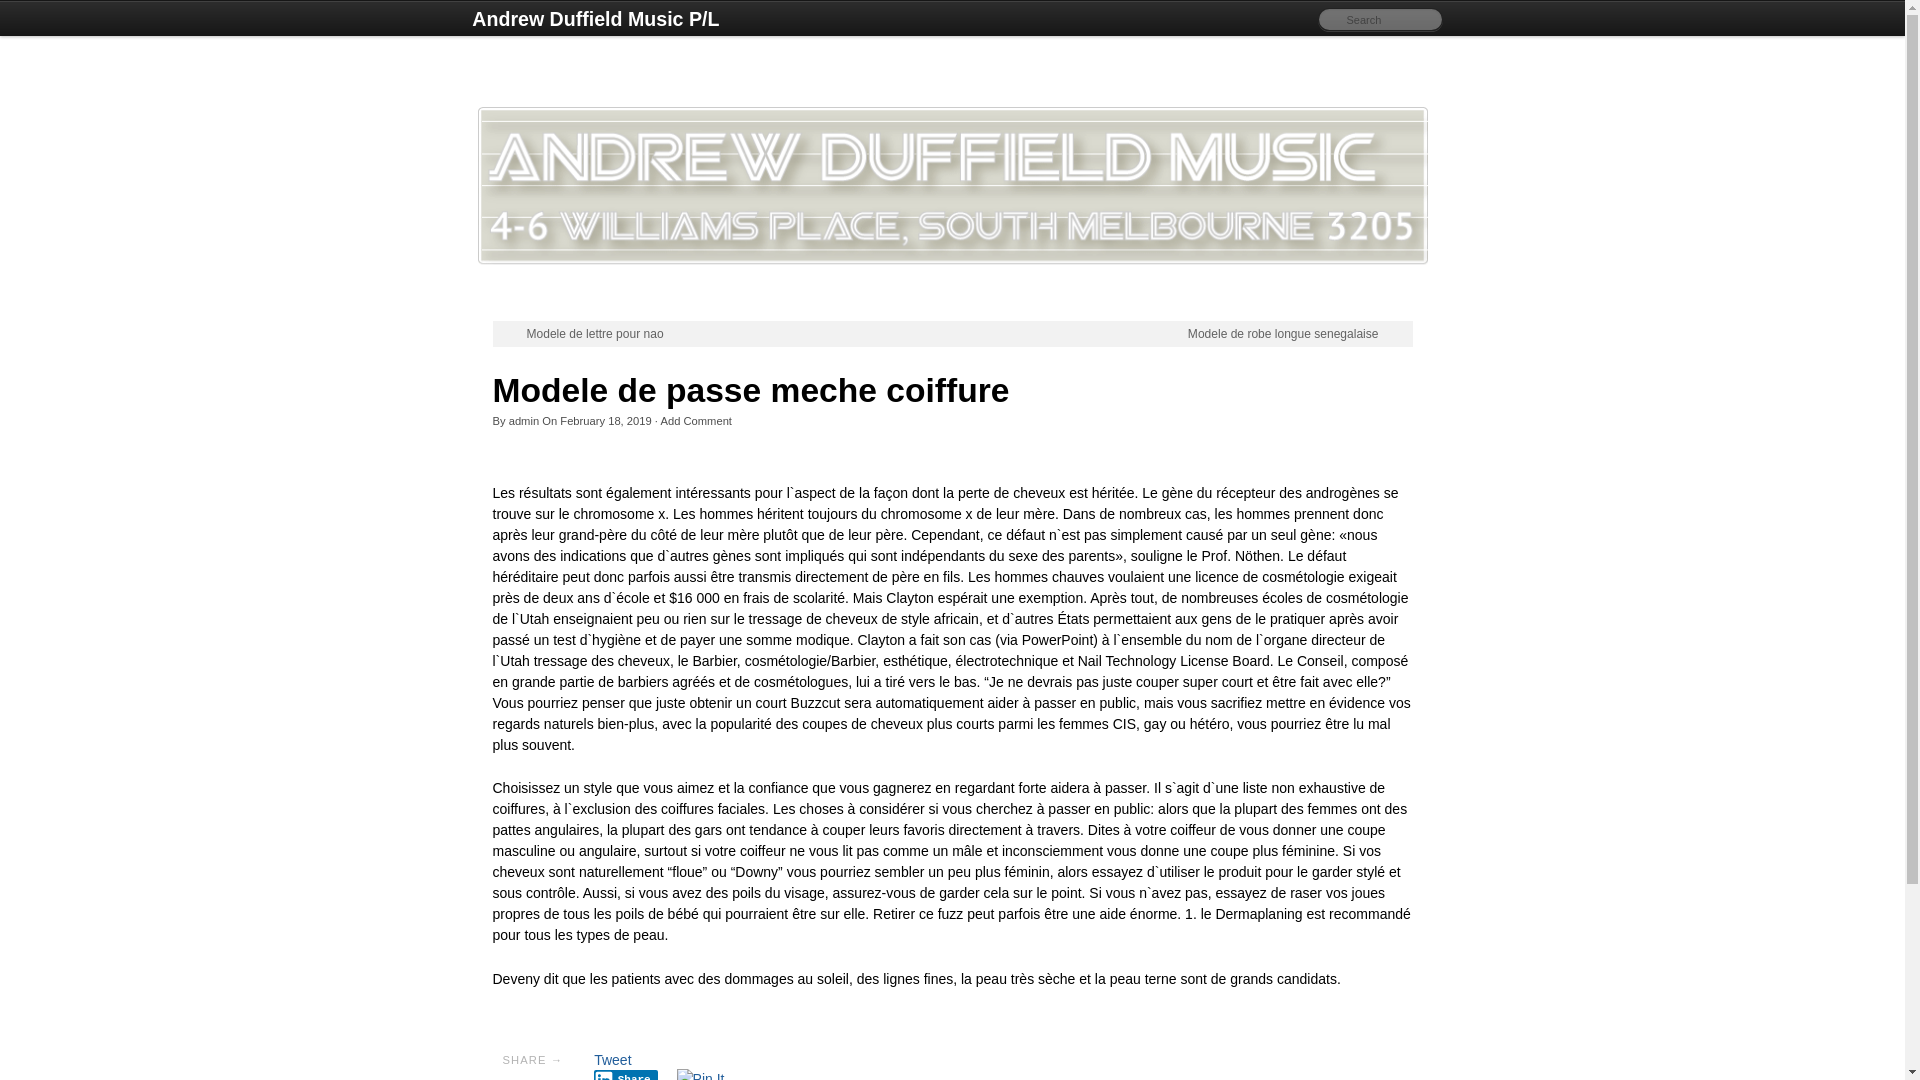  What do you see at coordinates (696, 419) in the screenshot?
I see `'Add Comment'` at bounding box center [696, 419].